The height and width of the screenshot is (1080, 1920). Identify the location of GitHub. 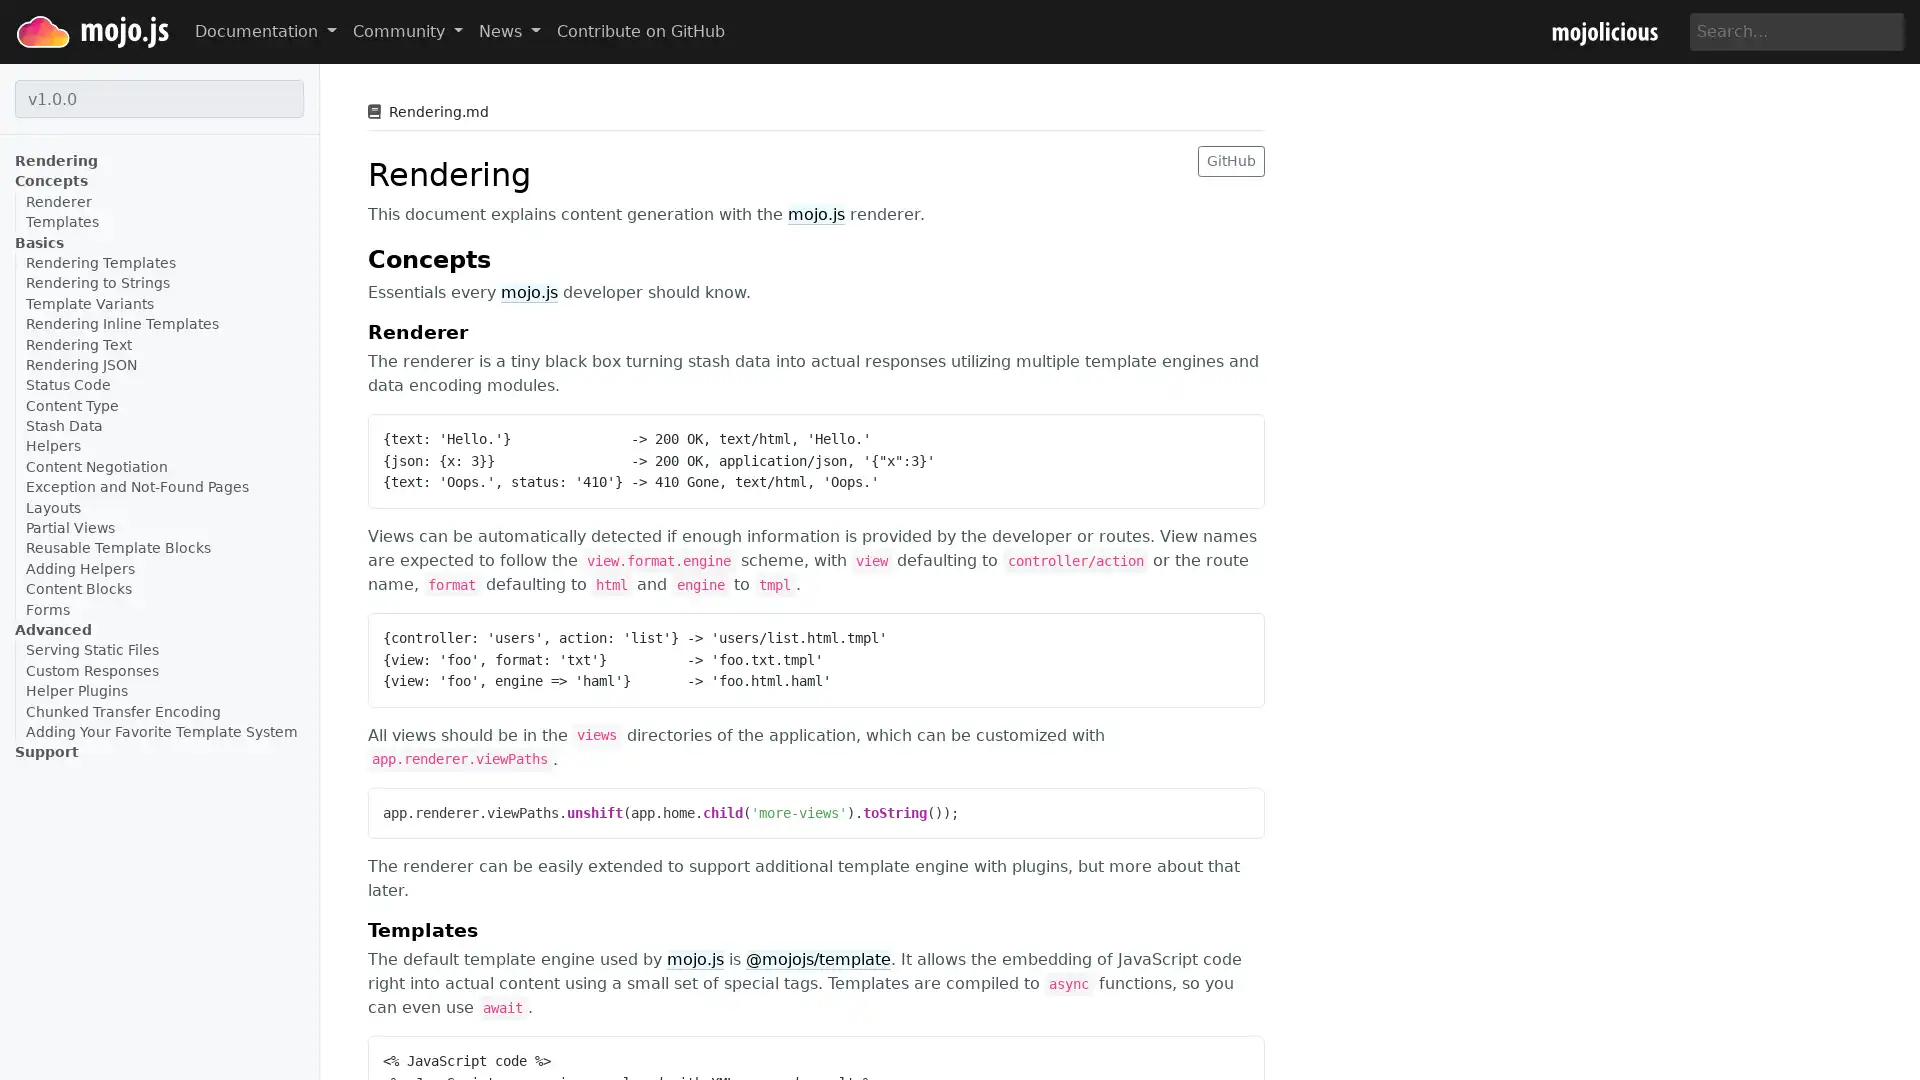
(1230, 159).